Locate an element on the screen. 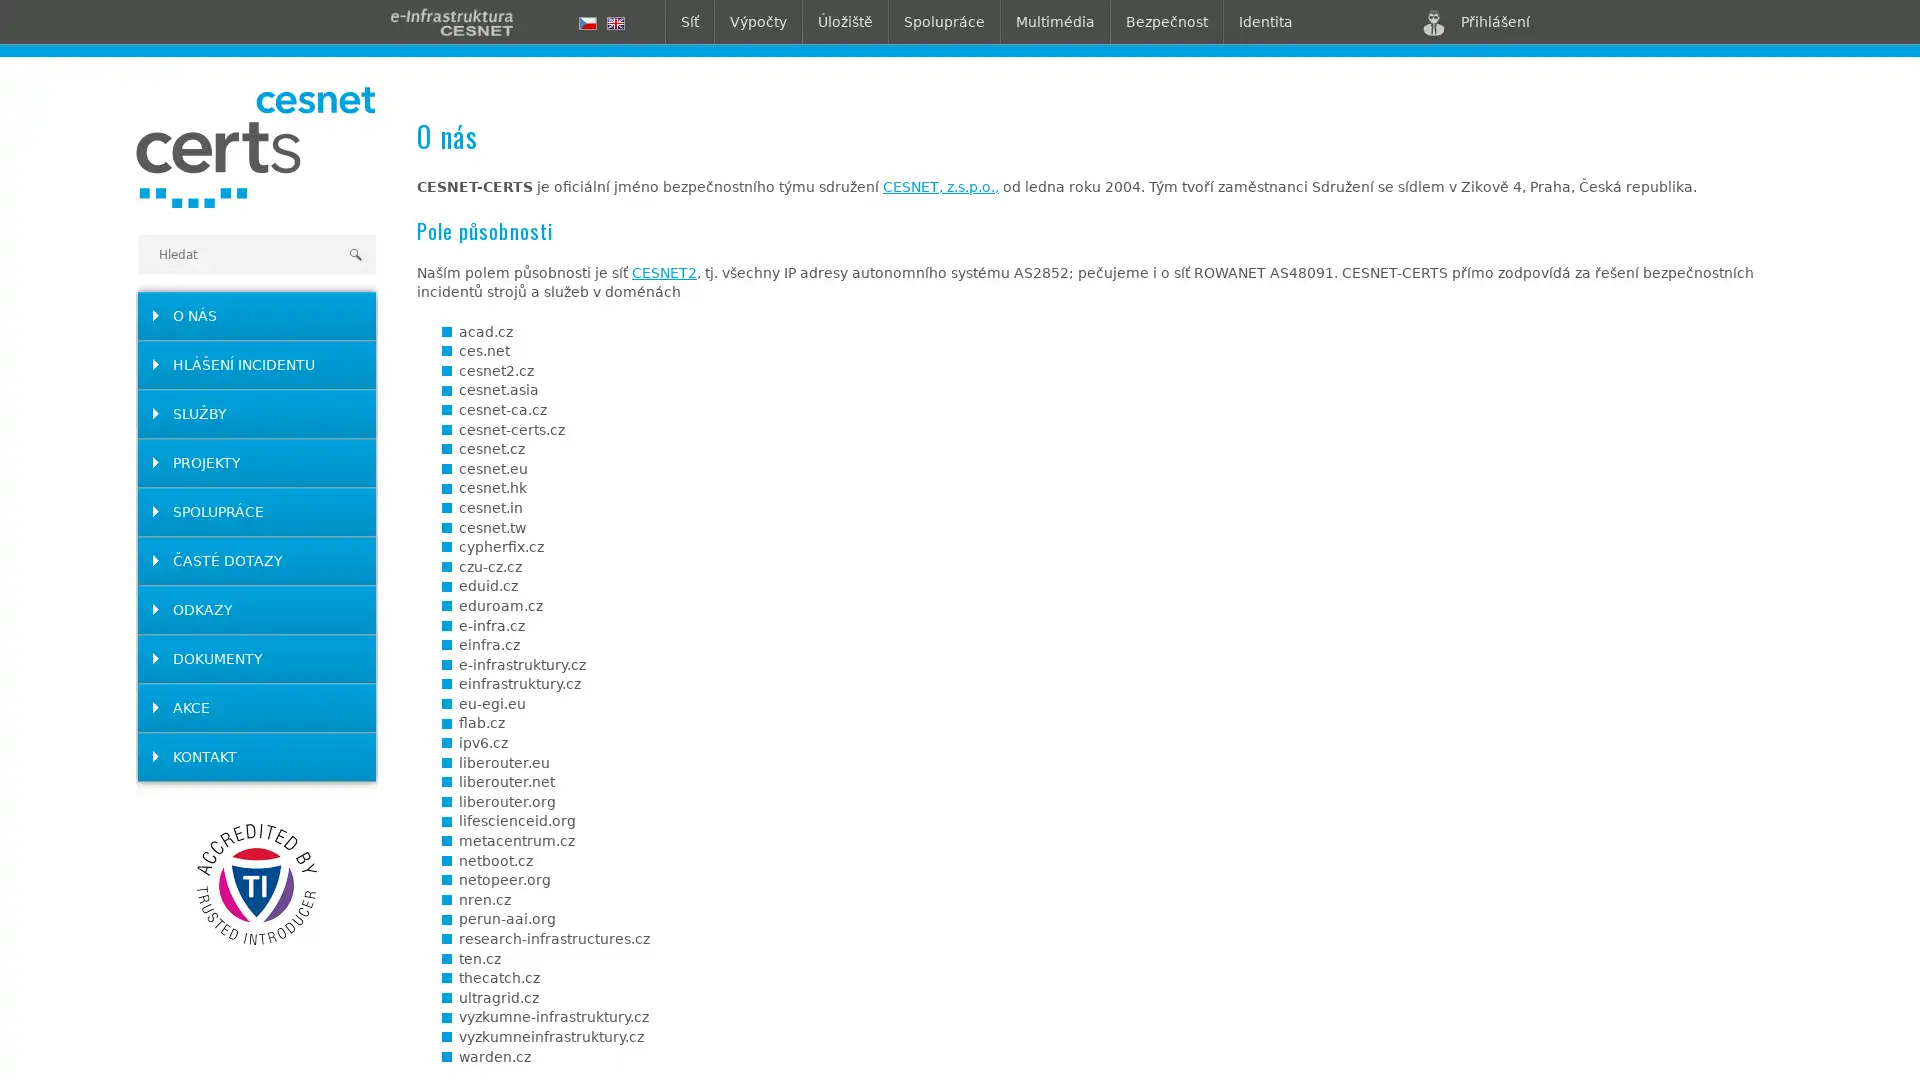 The height and width of the screenshot is (1080, 1920). Hledat is located at coordinates (355, 253).